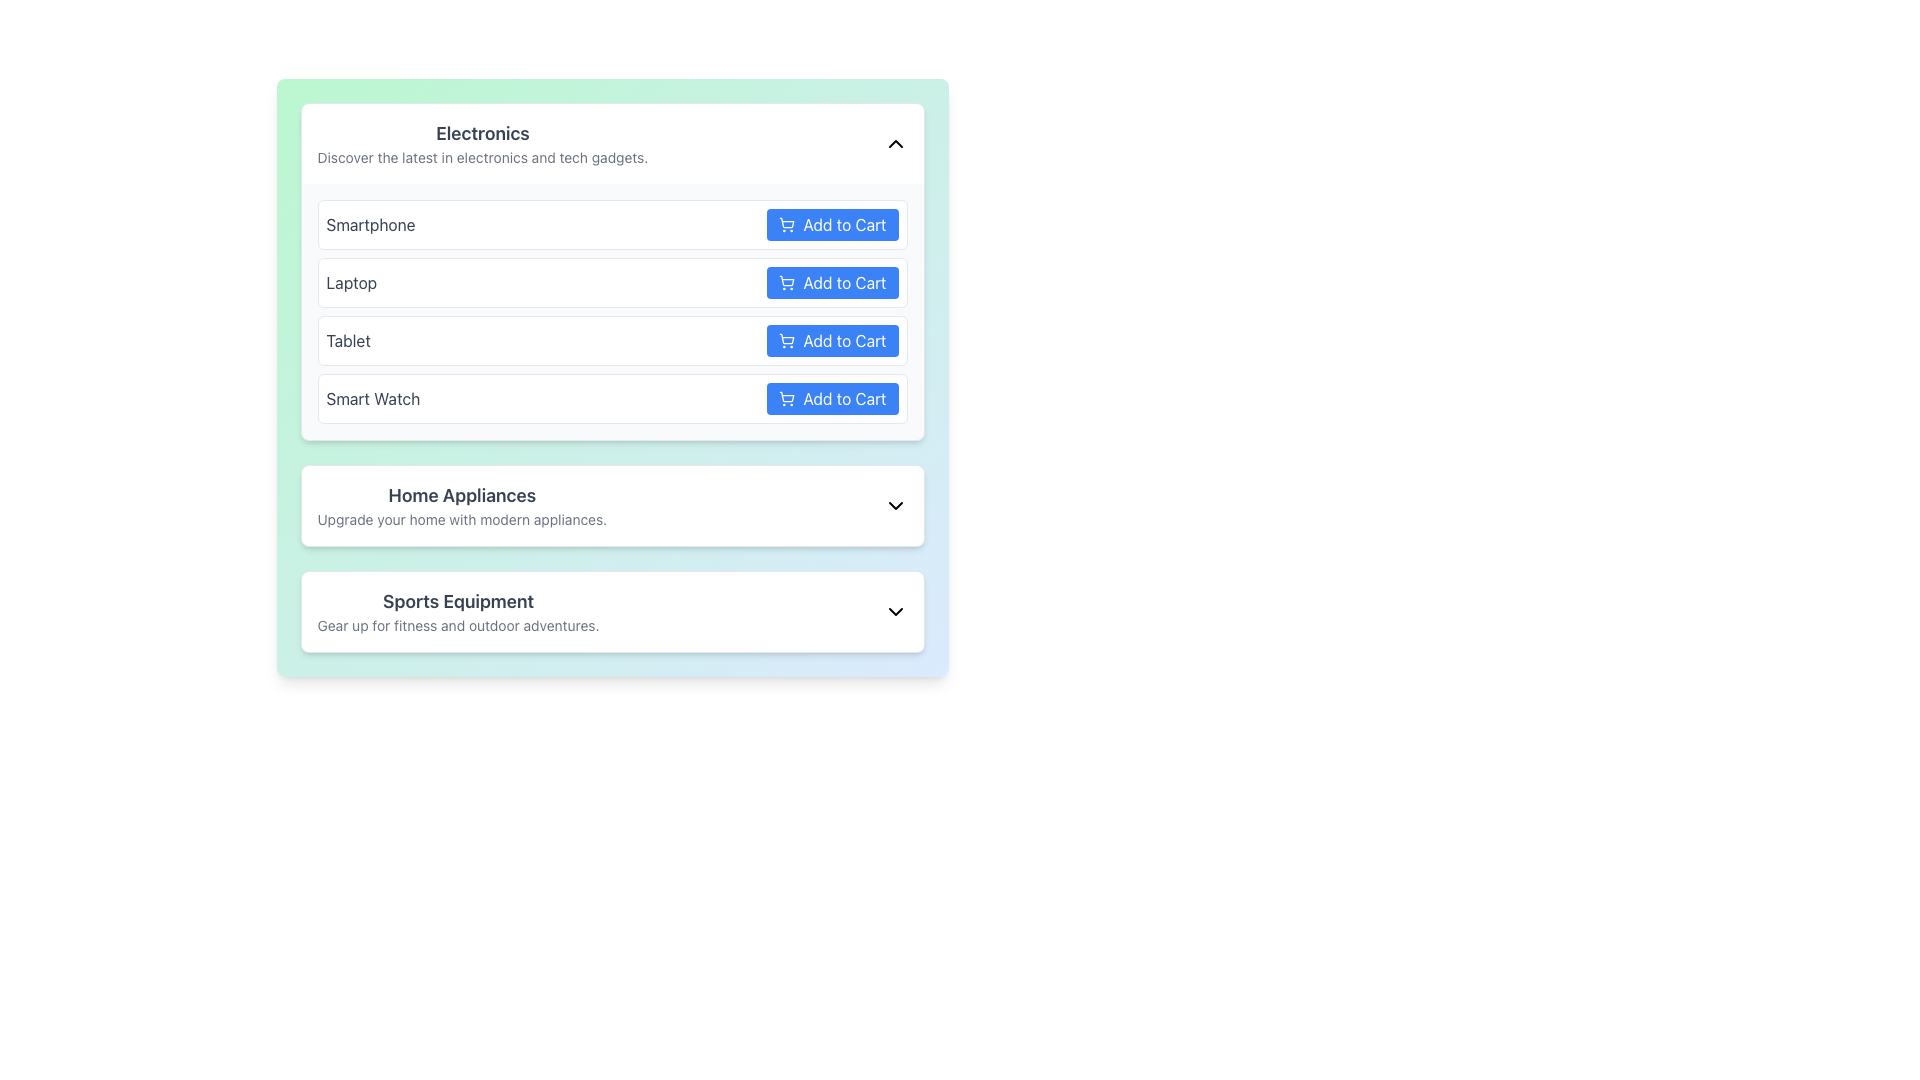  What do you see at coordinates (461, 504) in the screenshot?
I see `contents of the Label that displays 'Home Appliances' and the description 'Upgrade your home with modern appliances.'` at bounding box center [461, 504].